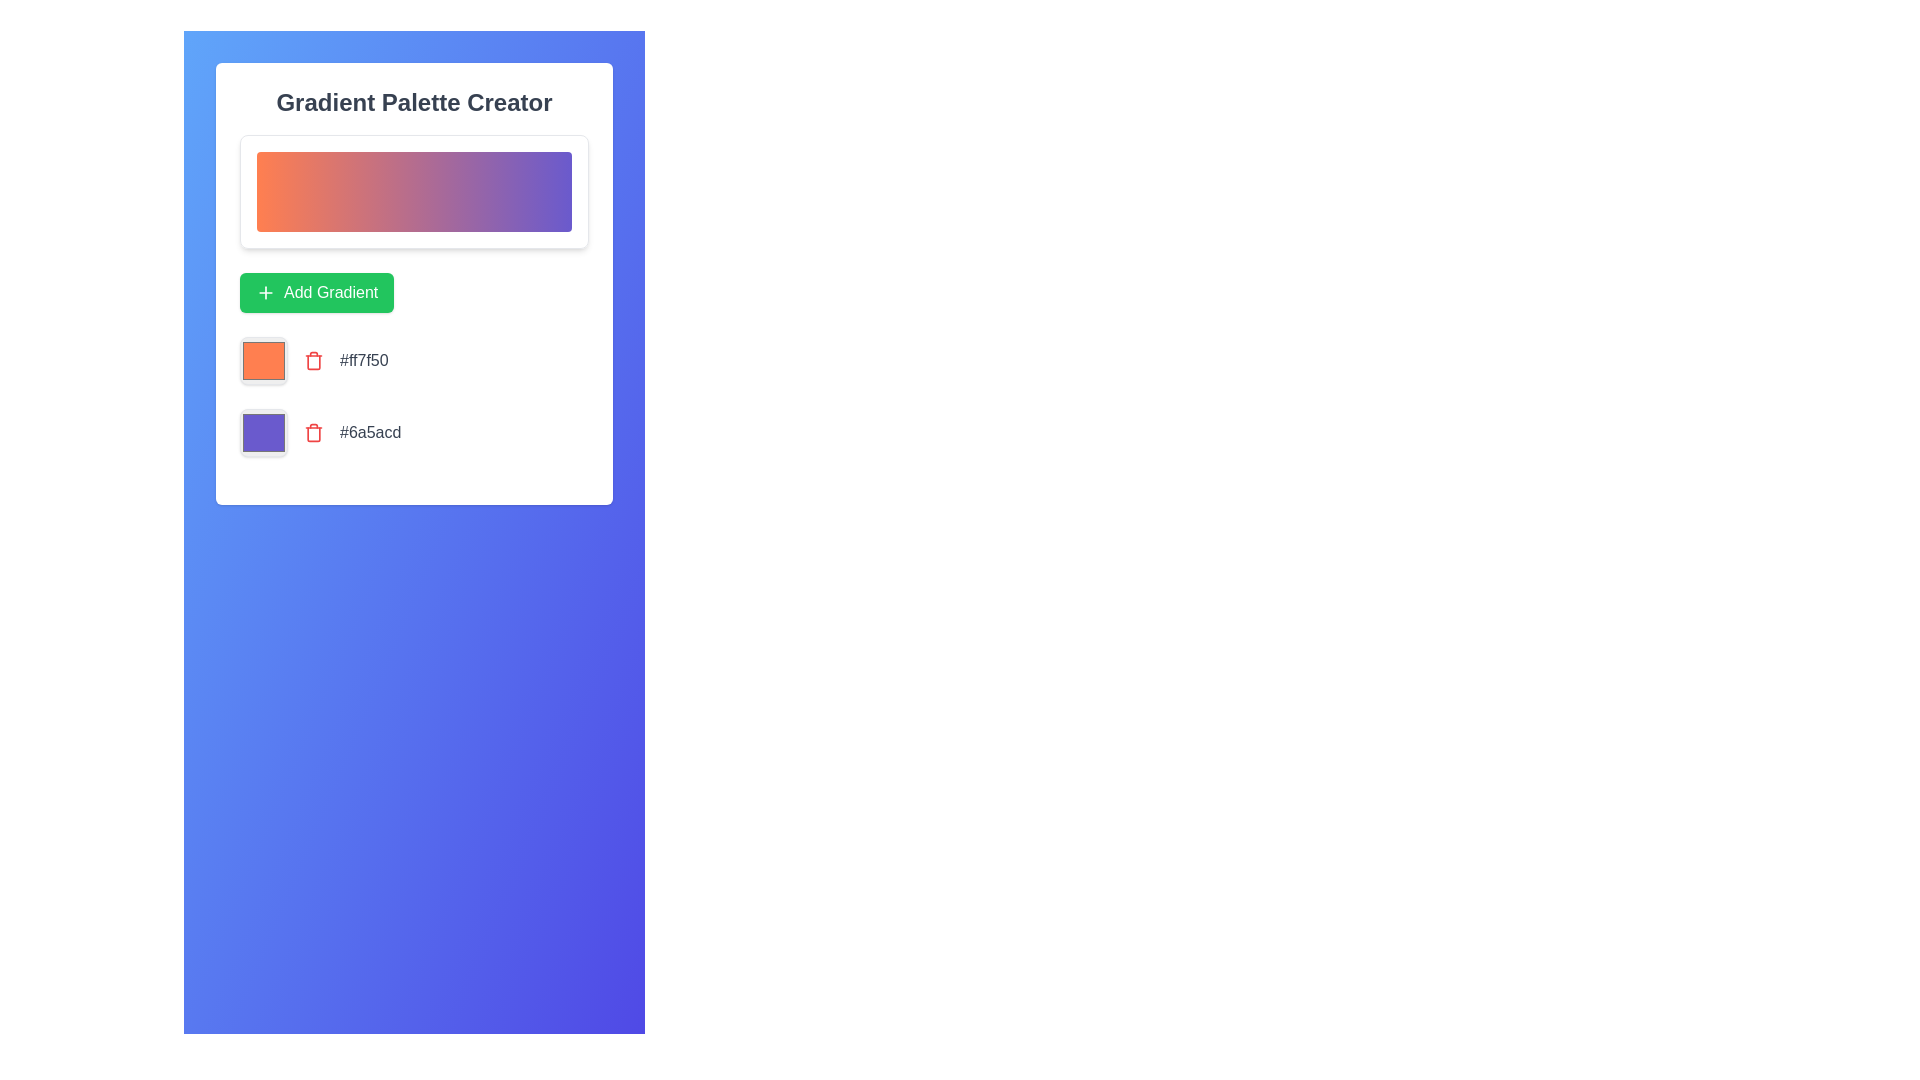 The width and height of the screenshot is (1920, 1080). I want to click on the text '#6a5acd' for copying, which is styled in gray color and located adjacent to a purple color block and a red delete icon within the color palette manager, so click(370, 431).